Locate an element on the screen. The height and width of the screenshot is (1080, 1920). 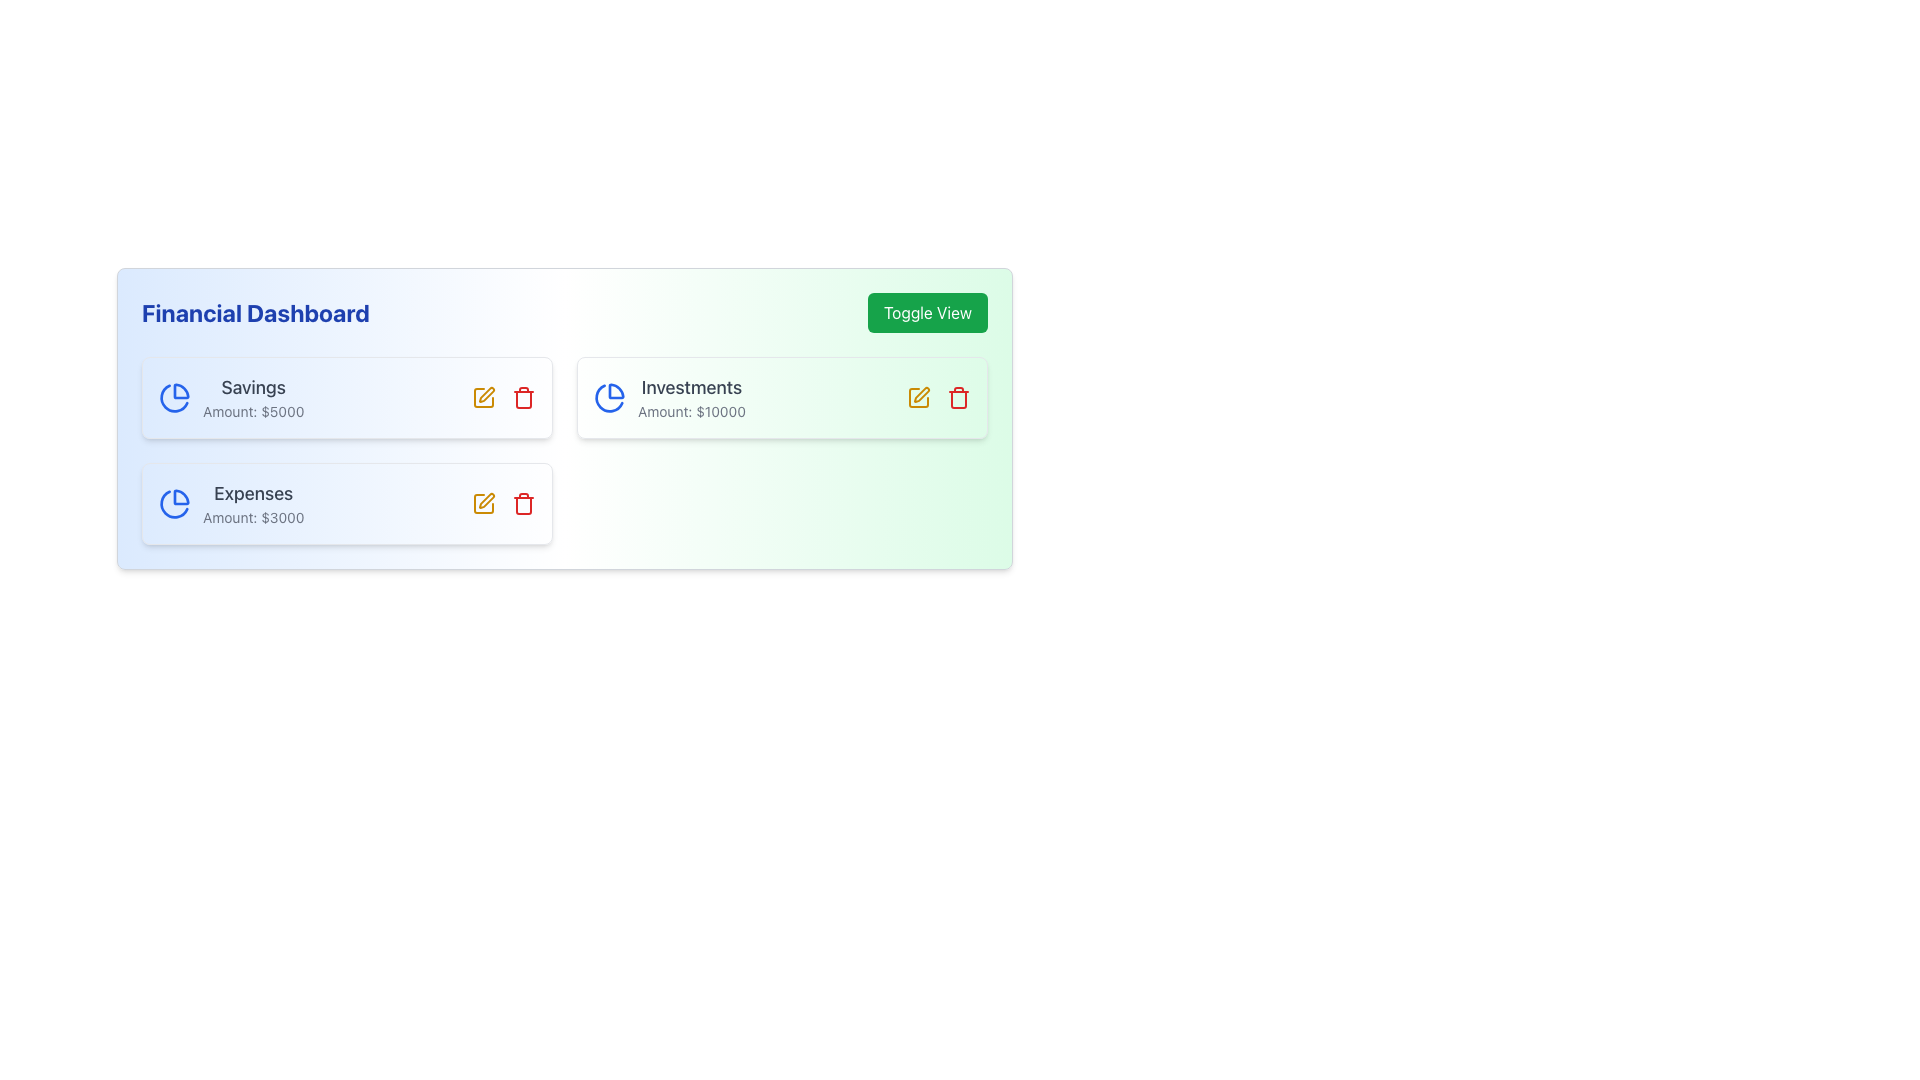
the 'Edit' button located in the bottom row of the financial dashboard interface, specifically in the 'Expenses' section, to initiate editing is located at coordinates (484, 503).